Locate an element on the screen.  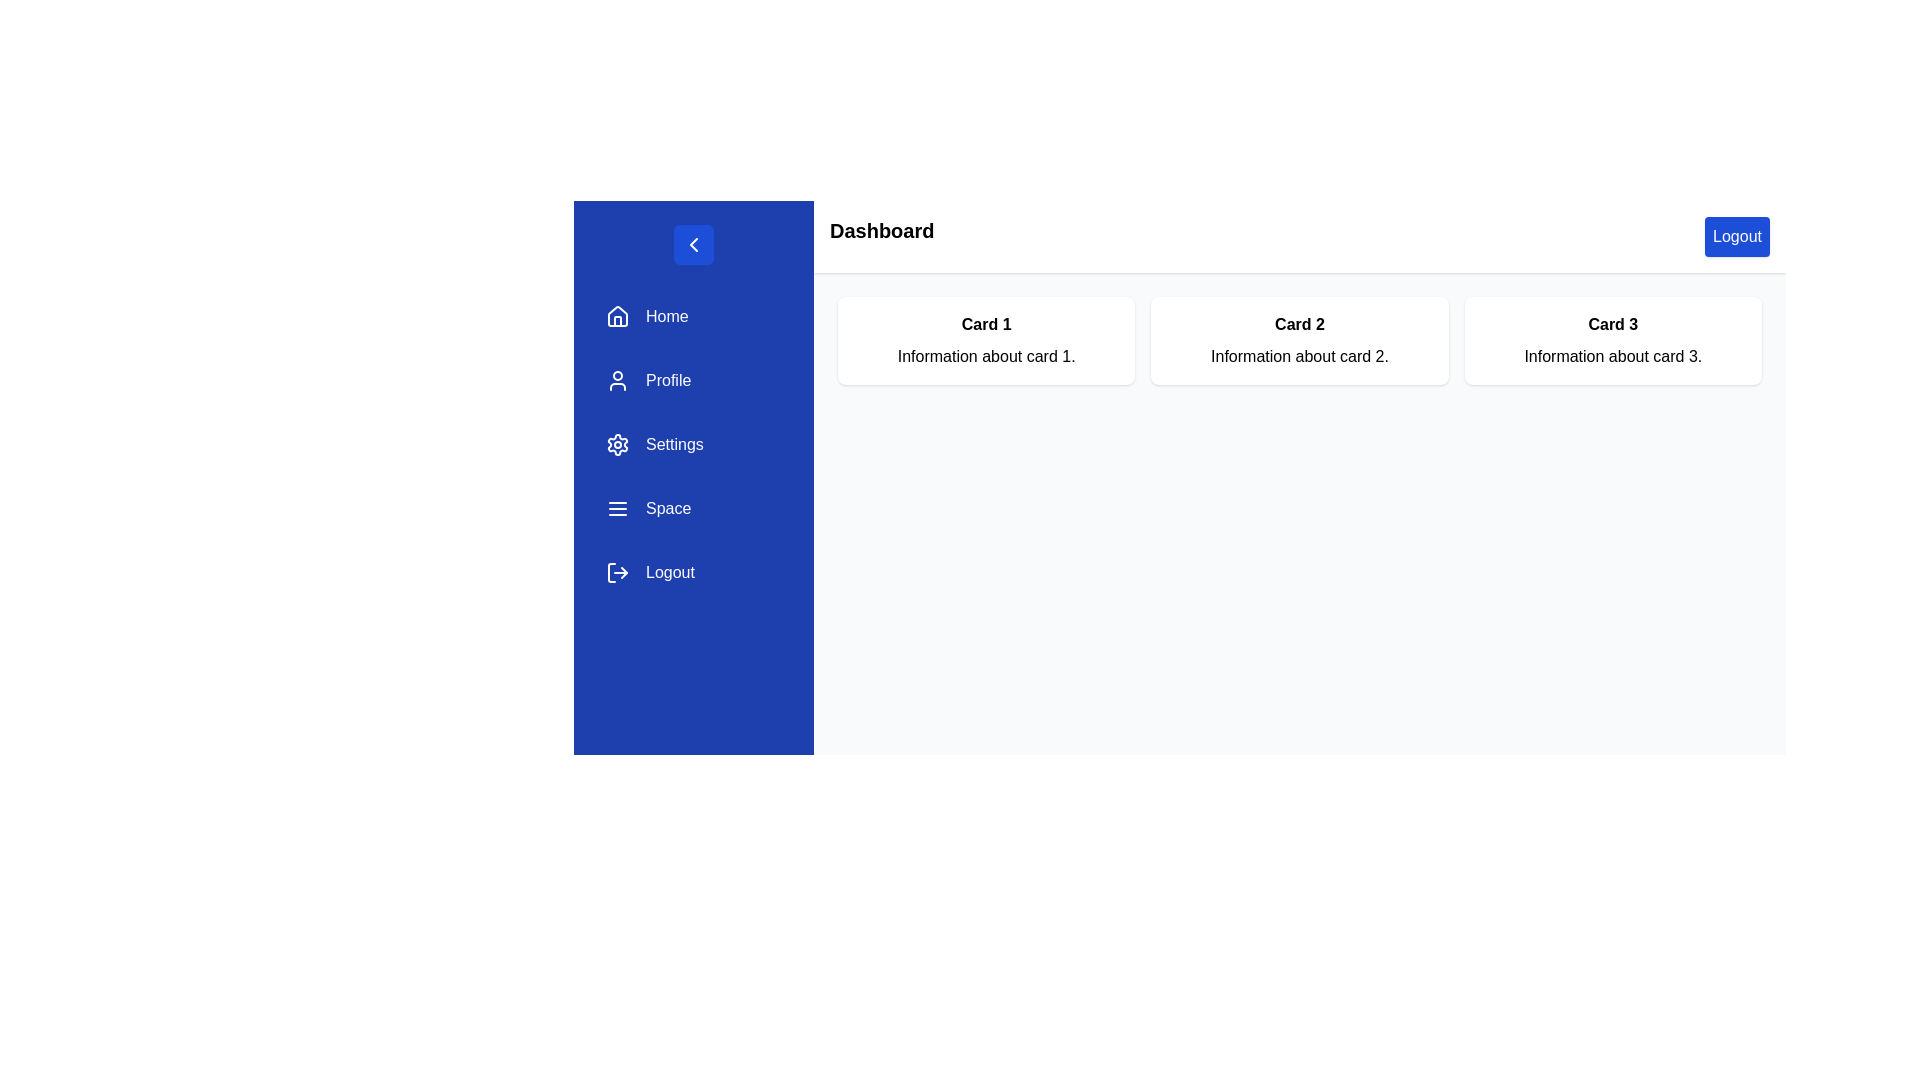
the 'Home' label that serves as a navigation option, positioned to the right of a house icon in the vertical menu is located at coordinates (667, 315).